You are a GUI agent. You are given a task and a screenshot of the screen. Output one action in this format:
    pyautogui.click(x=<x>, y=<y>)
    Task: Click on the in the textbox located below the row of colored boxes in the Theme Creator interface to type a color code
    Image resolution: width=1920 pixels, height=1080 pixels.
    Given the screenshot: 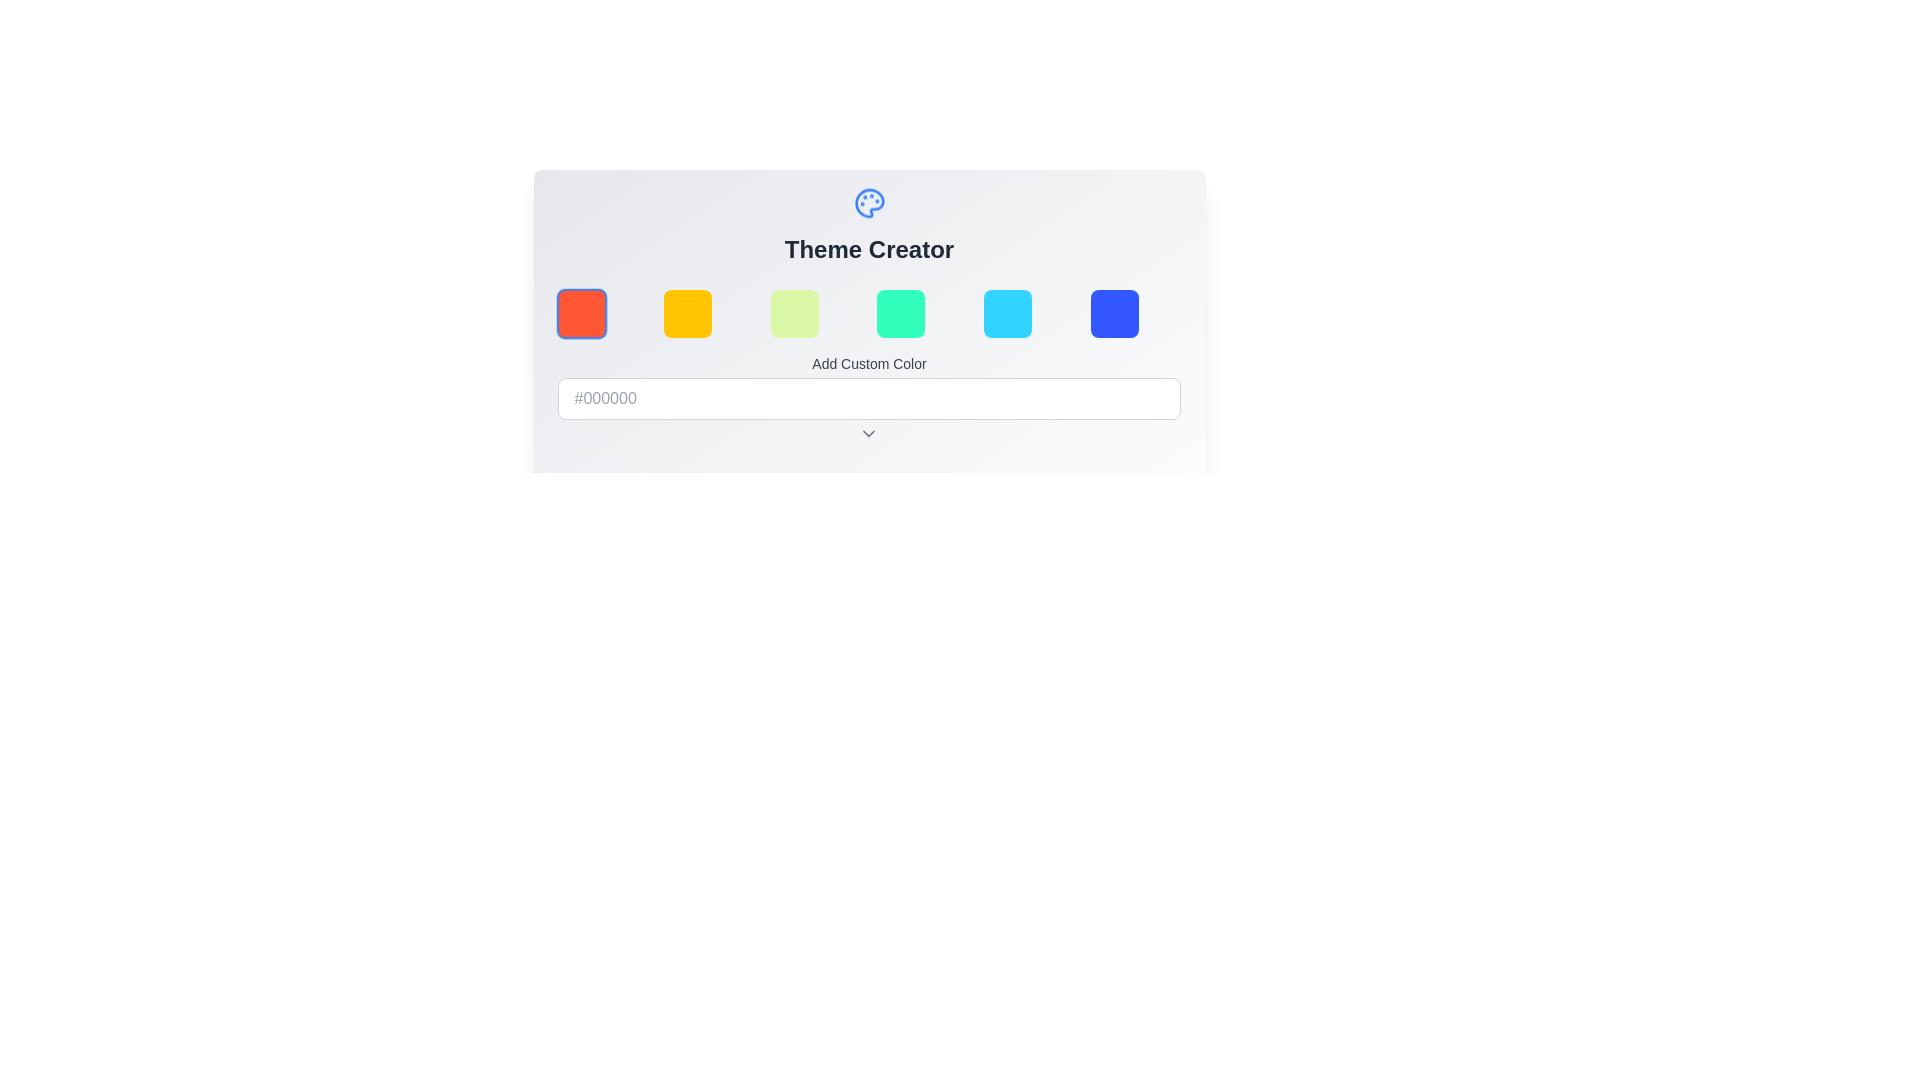 What is the action you would take?
    pyautogui.click(x=869, y=411)
    